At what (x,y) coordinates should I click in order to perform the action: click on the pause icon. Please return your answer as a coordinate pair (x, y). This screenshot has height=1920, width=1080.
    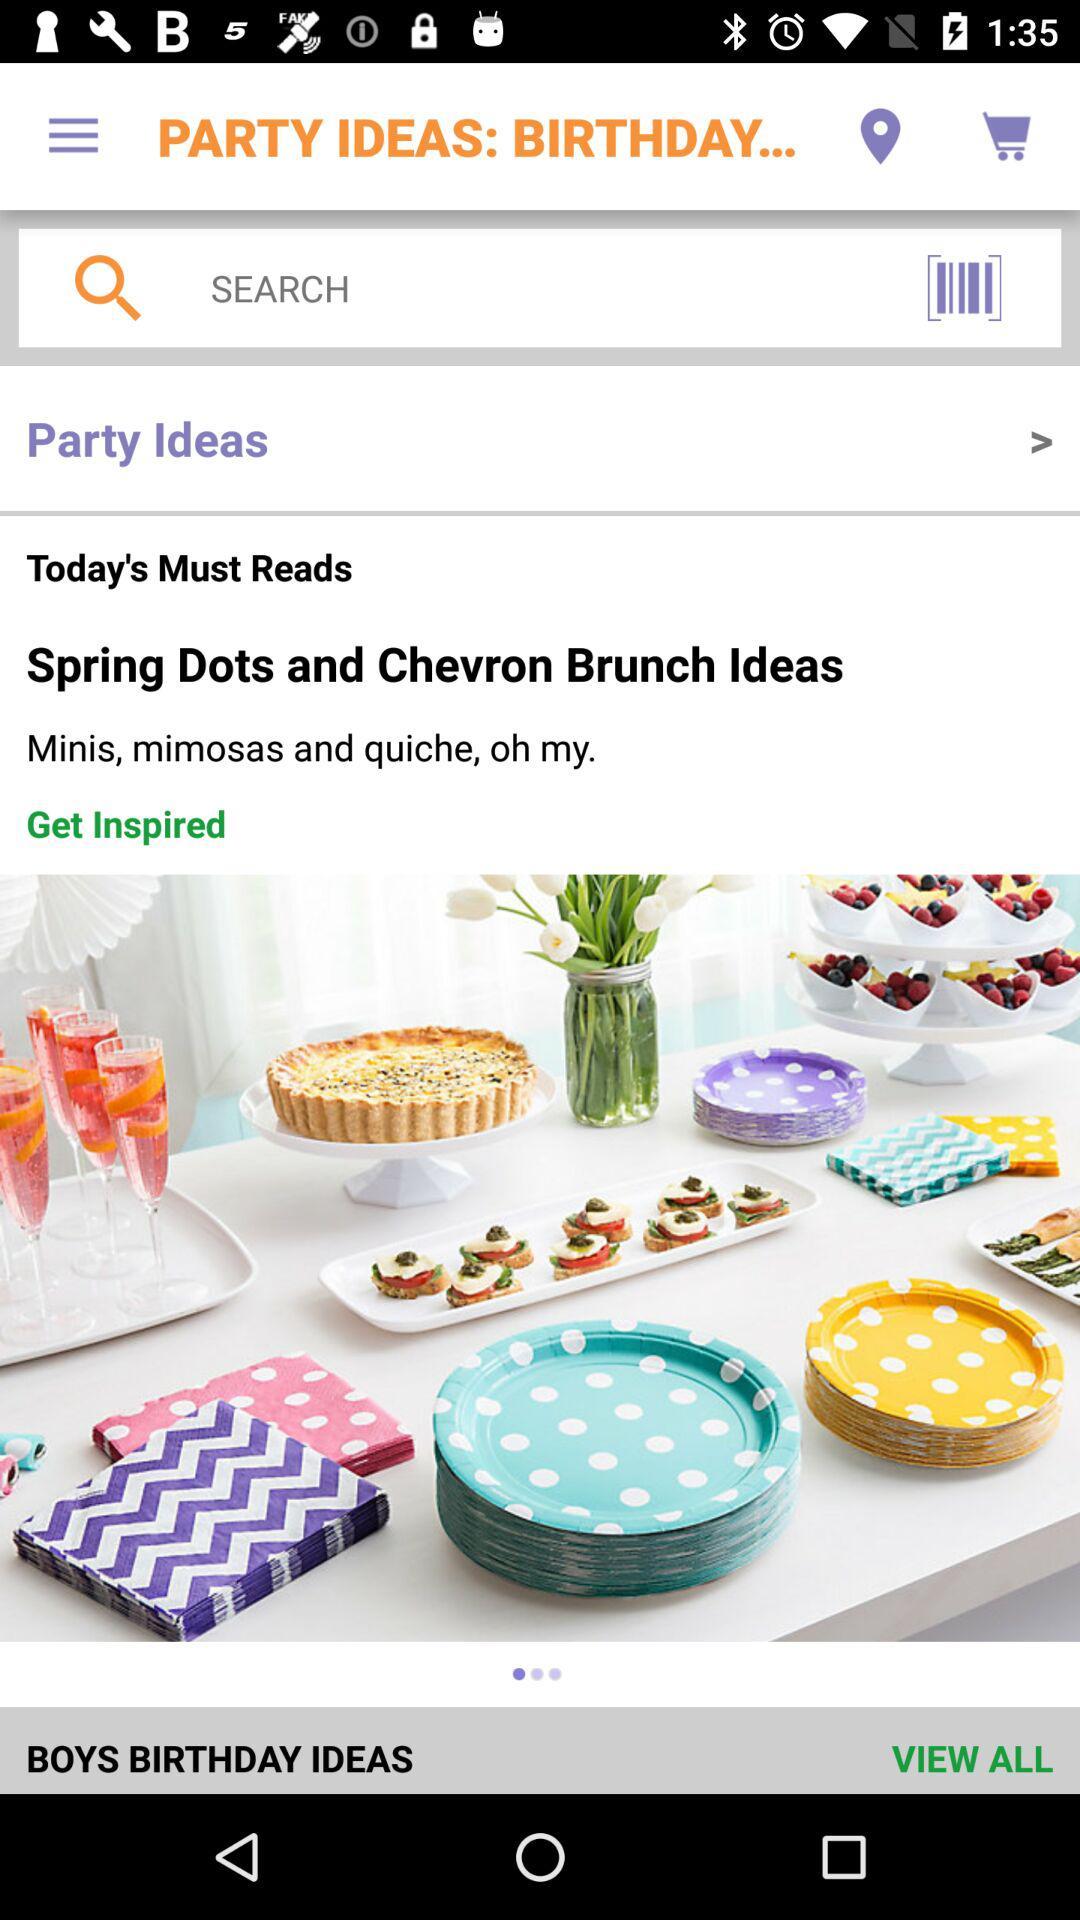
    Looking at the image, I should click on (963, 287).